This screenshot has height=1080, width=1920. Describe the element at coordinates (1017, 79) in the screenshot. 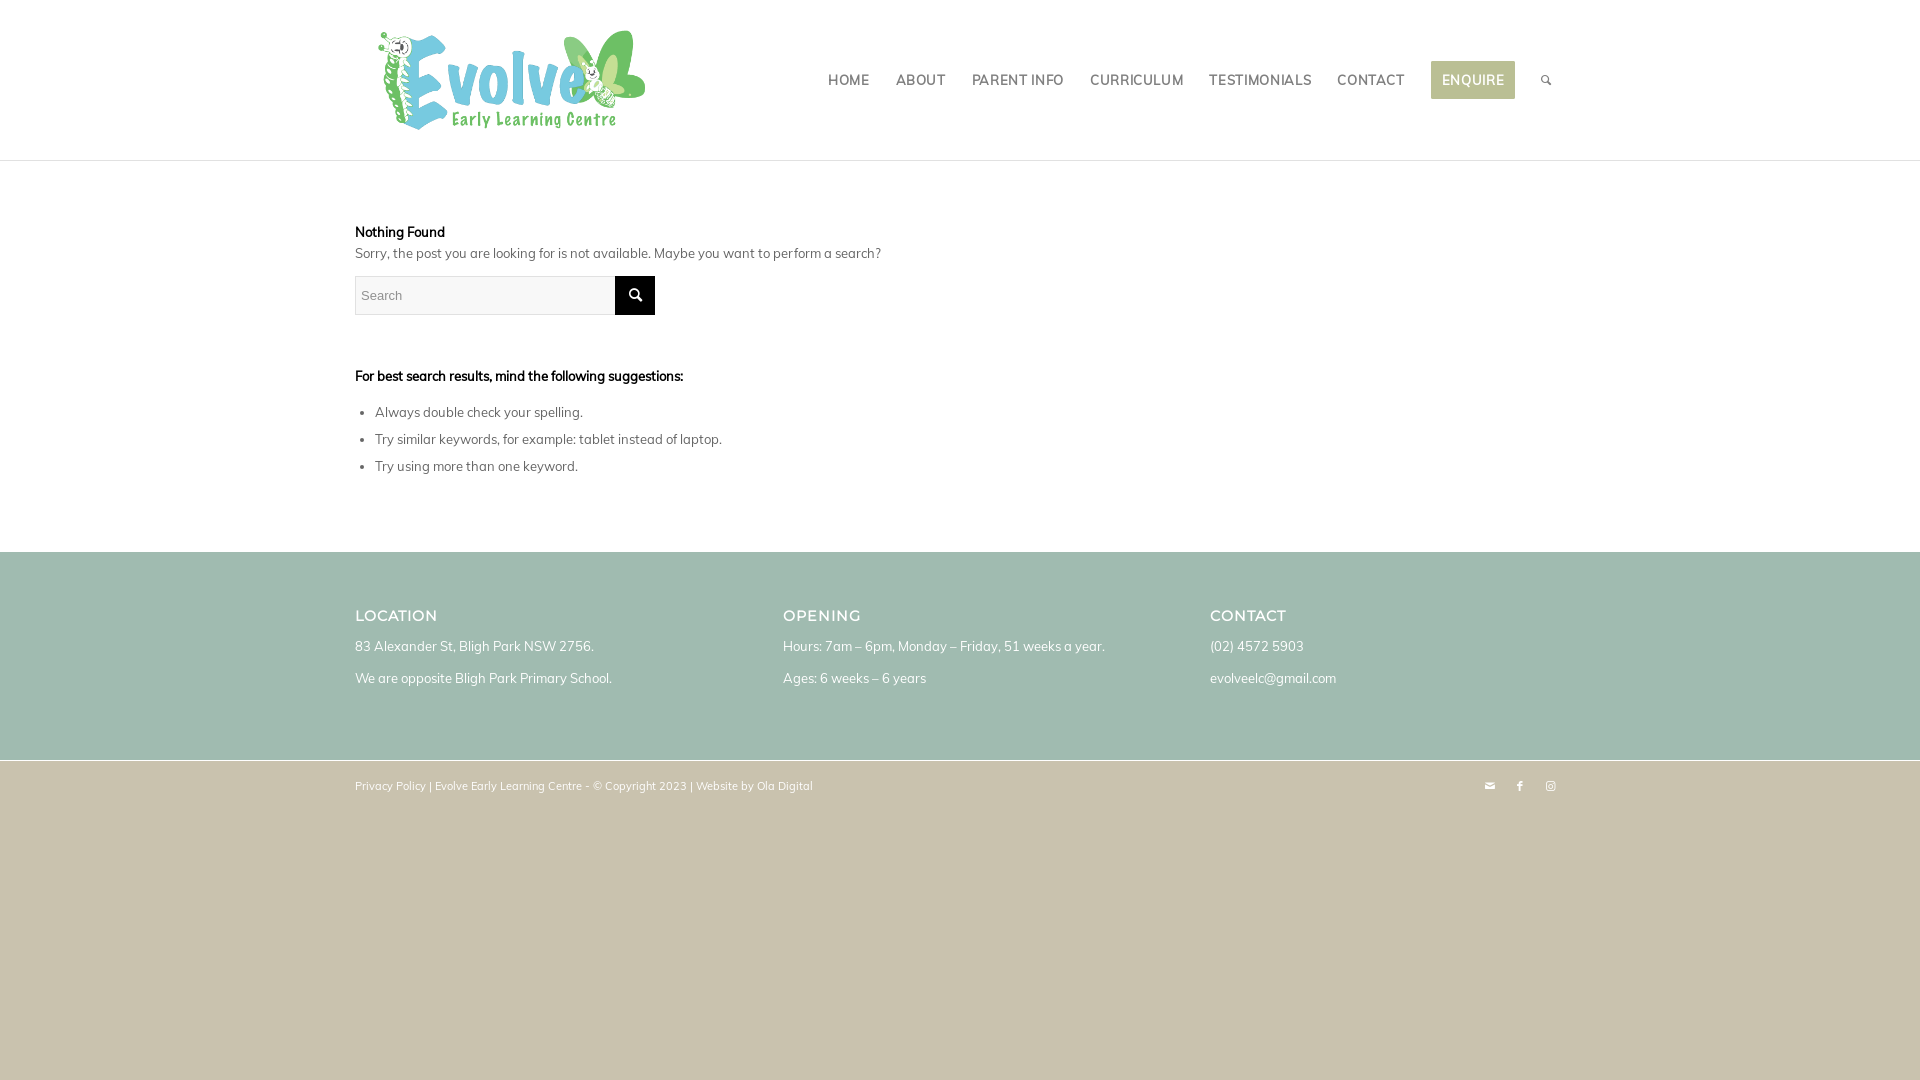

I see `'PARENT INFO'` at that location.